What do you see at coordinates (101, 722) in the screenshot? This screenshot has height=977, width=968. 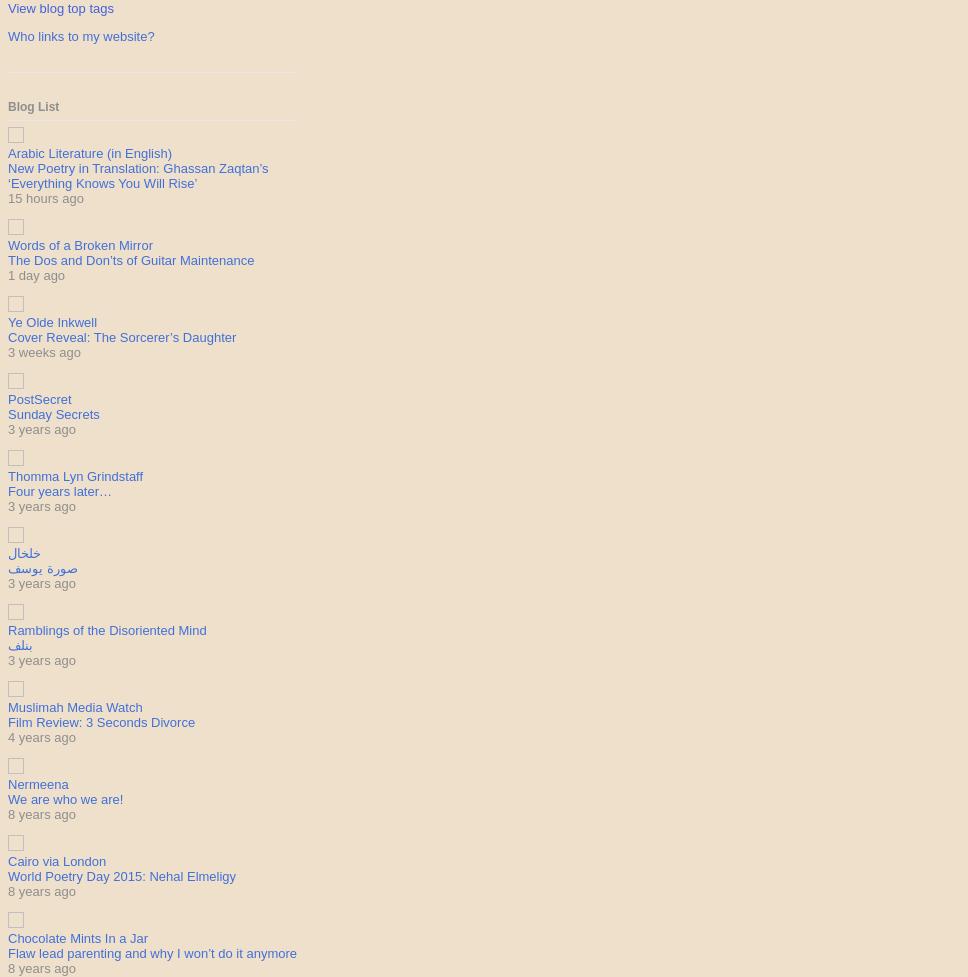 I see `'Film Review: 3 Seconds Divorce'` at bounding box center [101, 722].